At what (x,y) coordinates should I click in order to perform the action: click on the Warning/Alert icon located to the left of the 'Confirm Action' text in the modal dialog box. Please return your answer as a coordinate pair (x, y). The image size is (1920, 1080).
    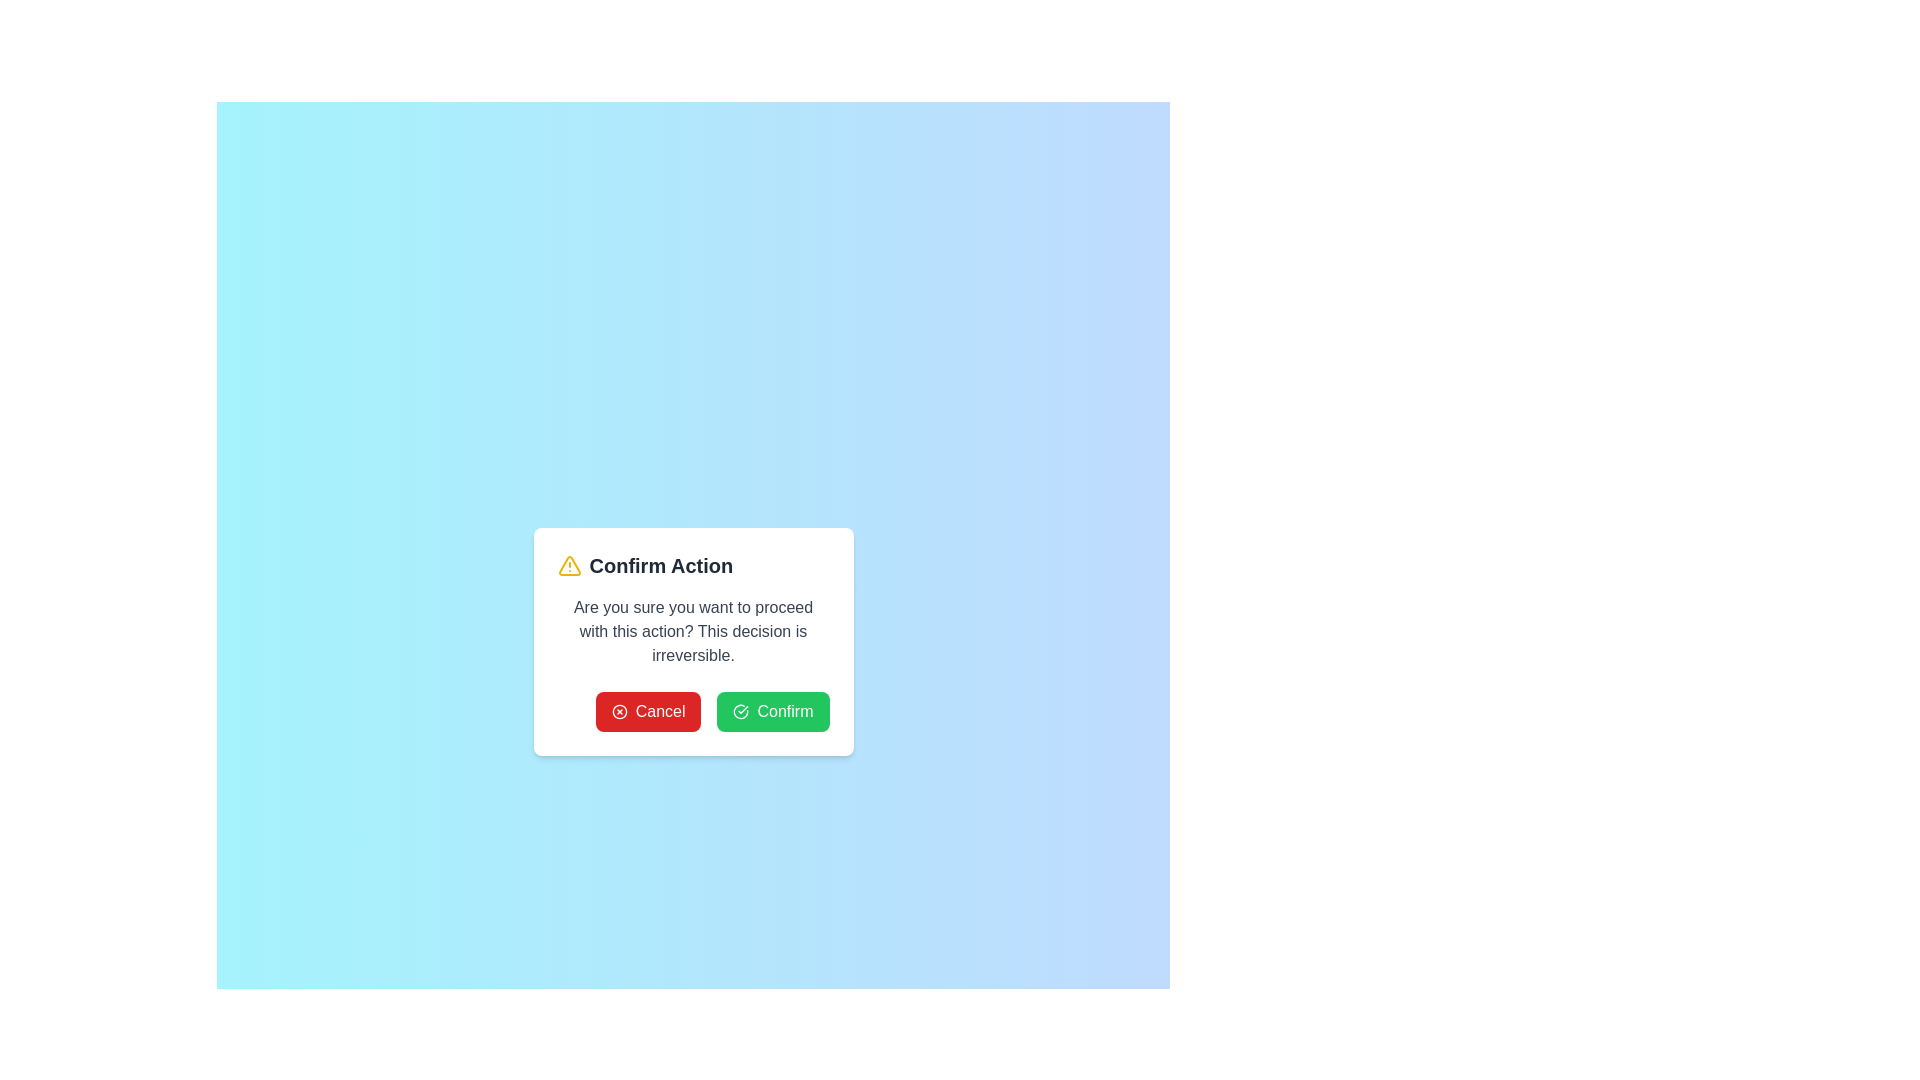
    Looking at the image, I should click on (568, 566).